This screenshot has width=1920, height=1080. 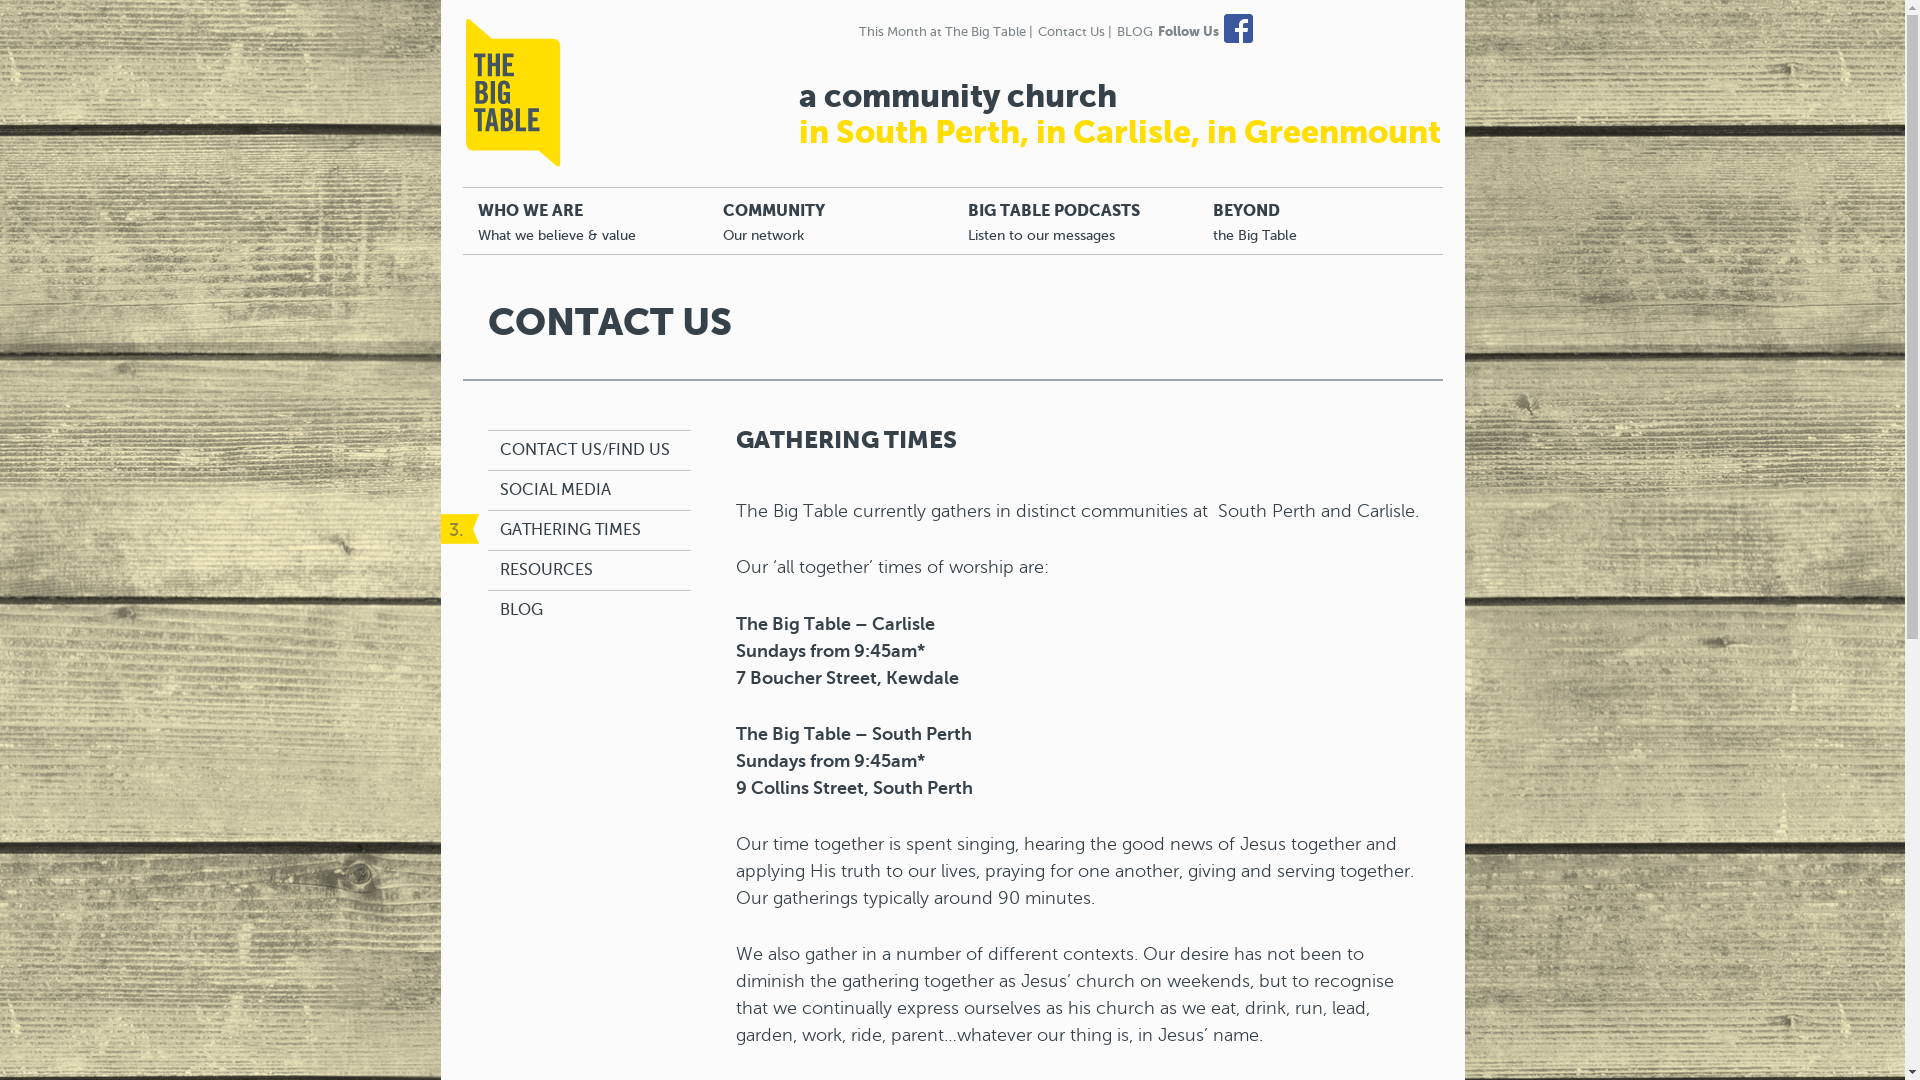 What do you see at coordinates (569, 529) in the screenshot?
I see `'GATHERING TIMES'` at bounding box center [569, 529].